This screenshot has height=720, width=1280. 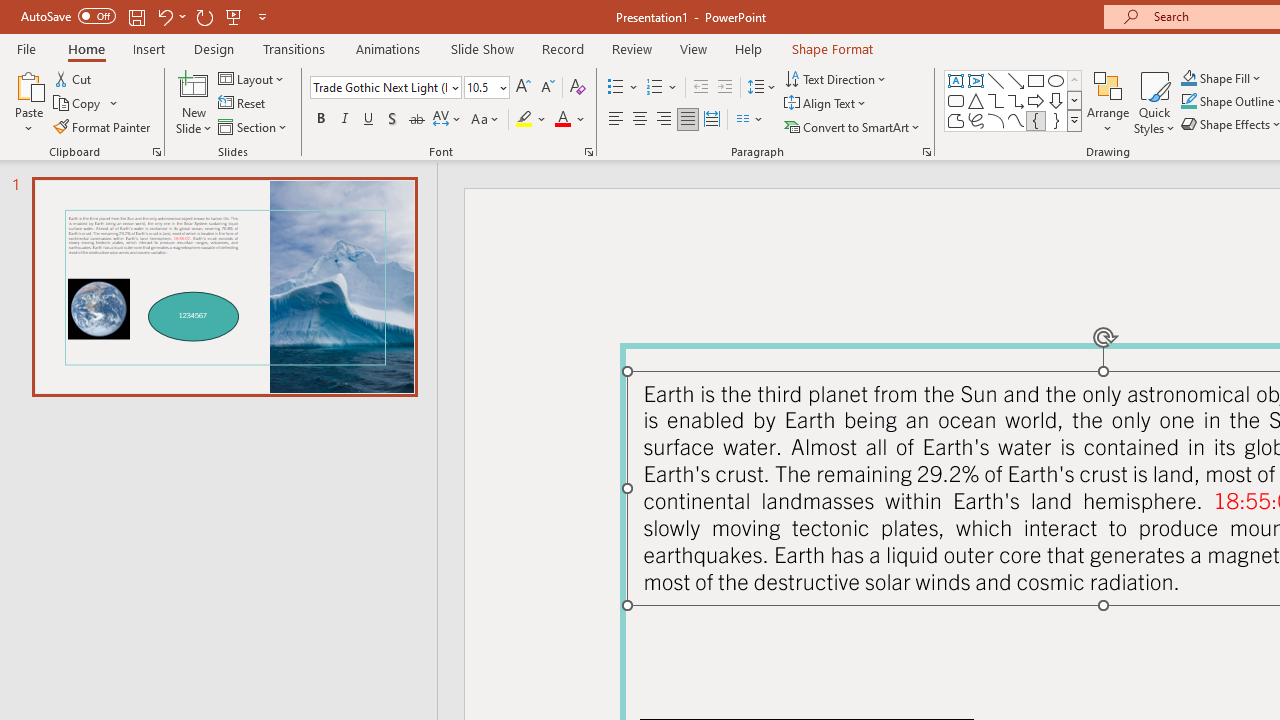 I want to click on 'Character Spacing', so click(x=447, y=119).